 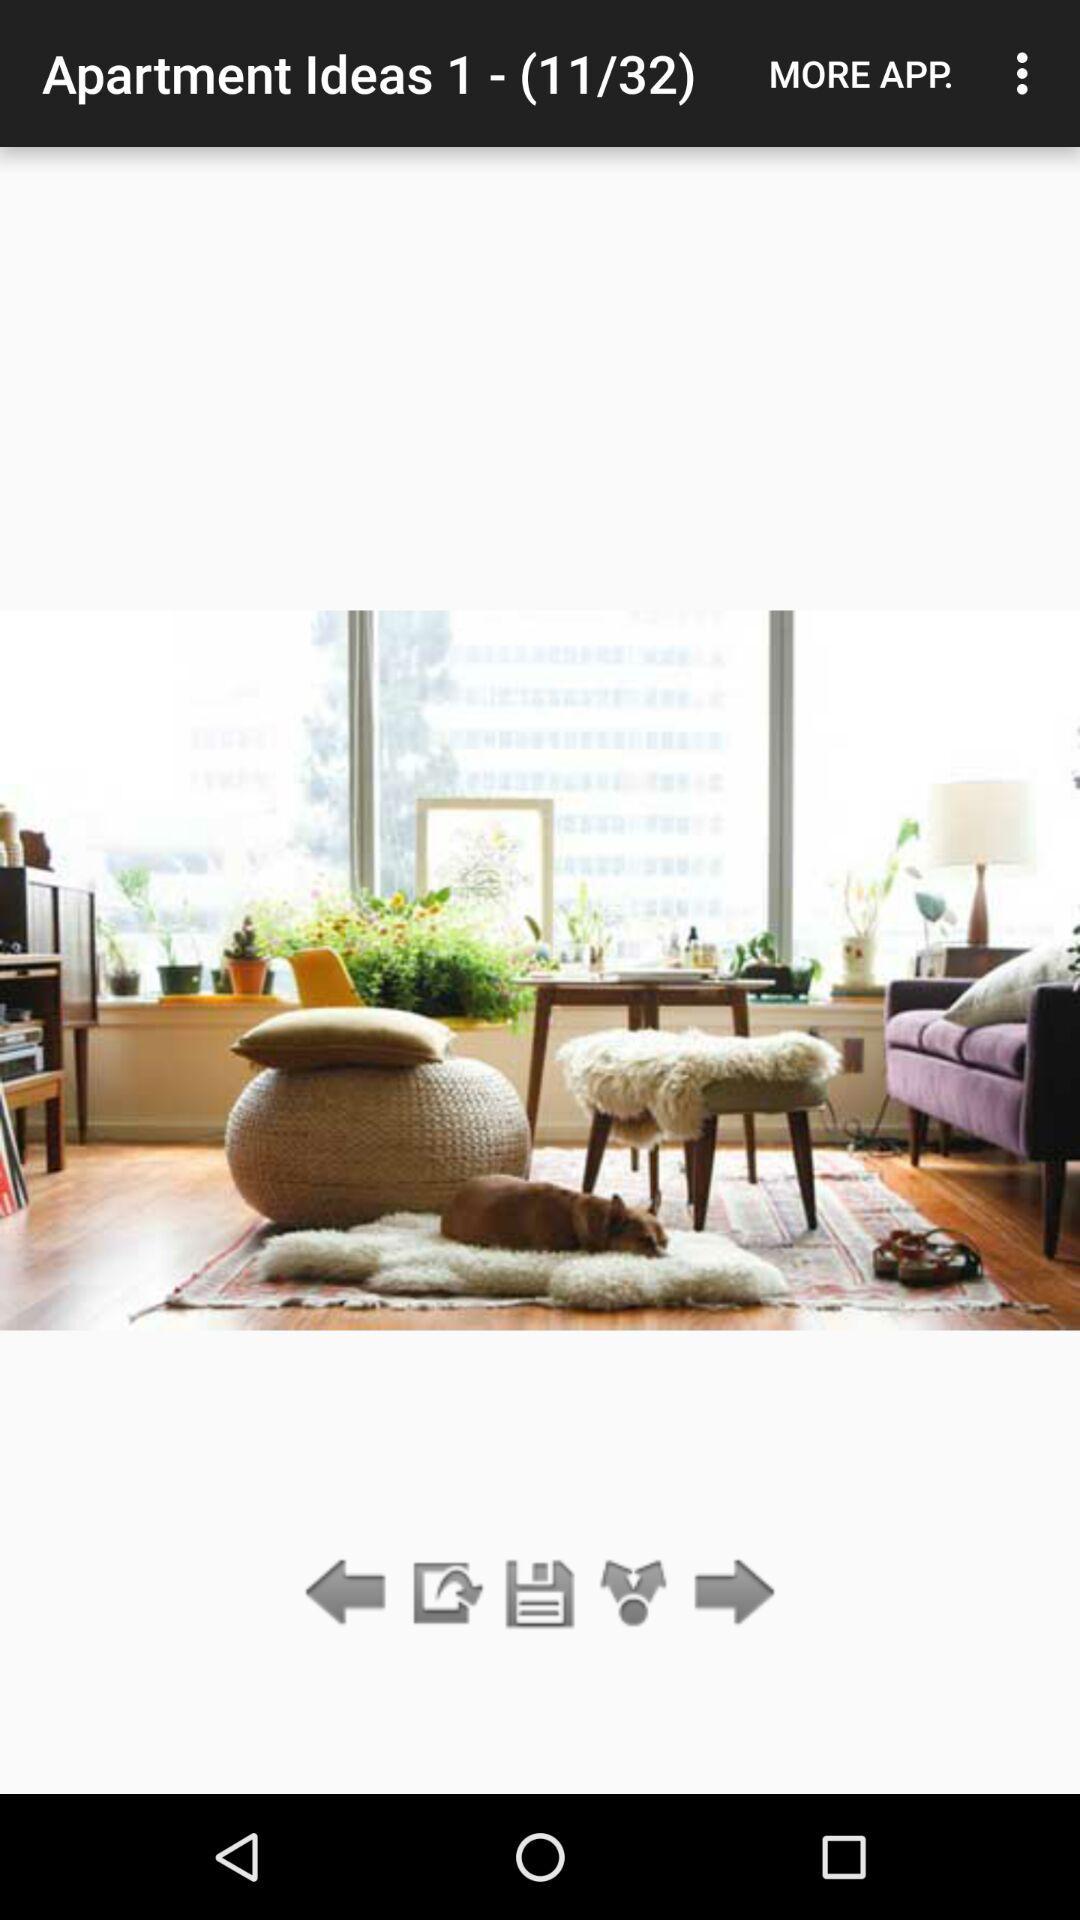 What do you see at coordinates (634, 1593) in the screenshot?
I see `app below apartment ideas 1 item` at bounding box center [634, 1593].